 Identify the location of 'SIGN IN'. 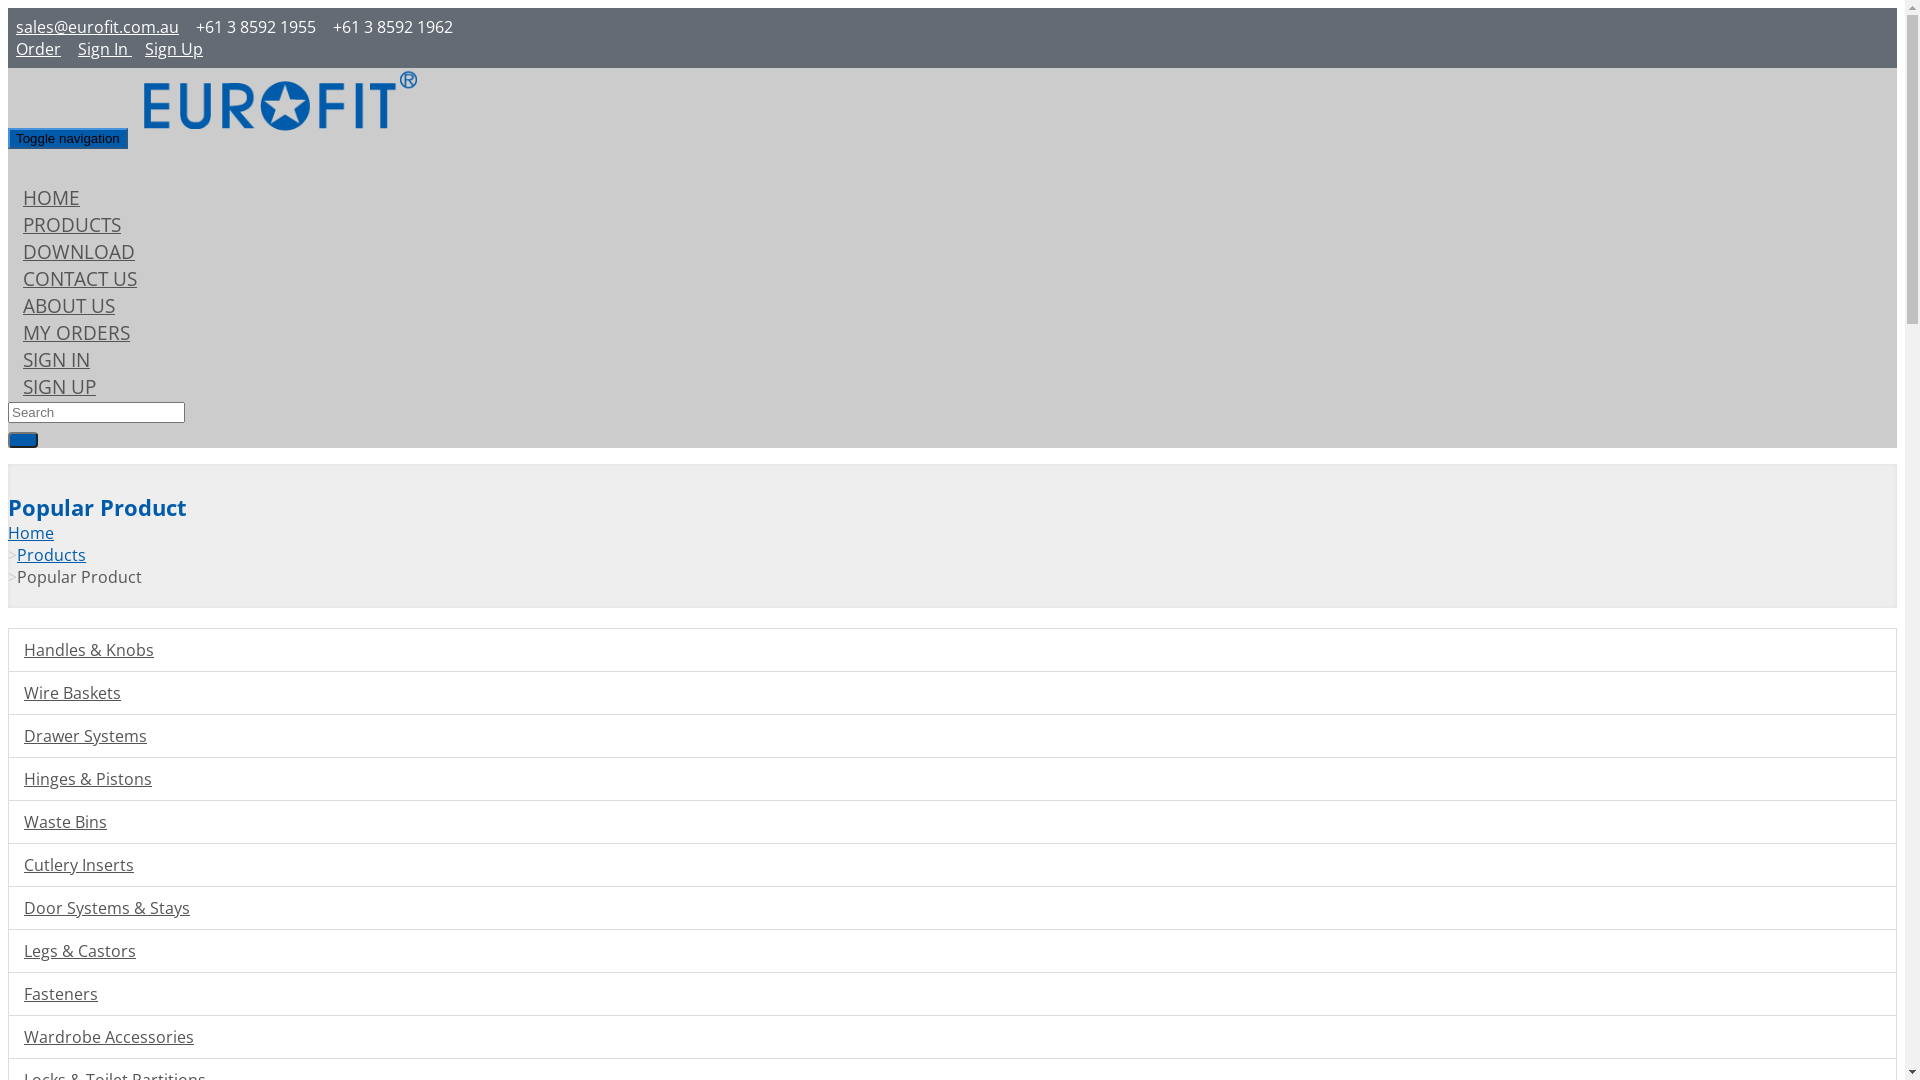
(8, 358).